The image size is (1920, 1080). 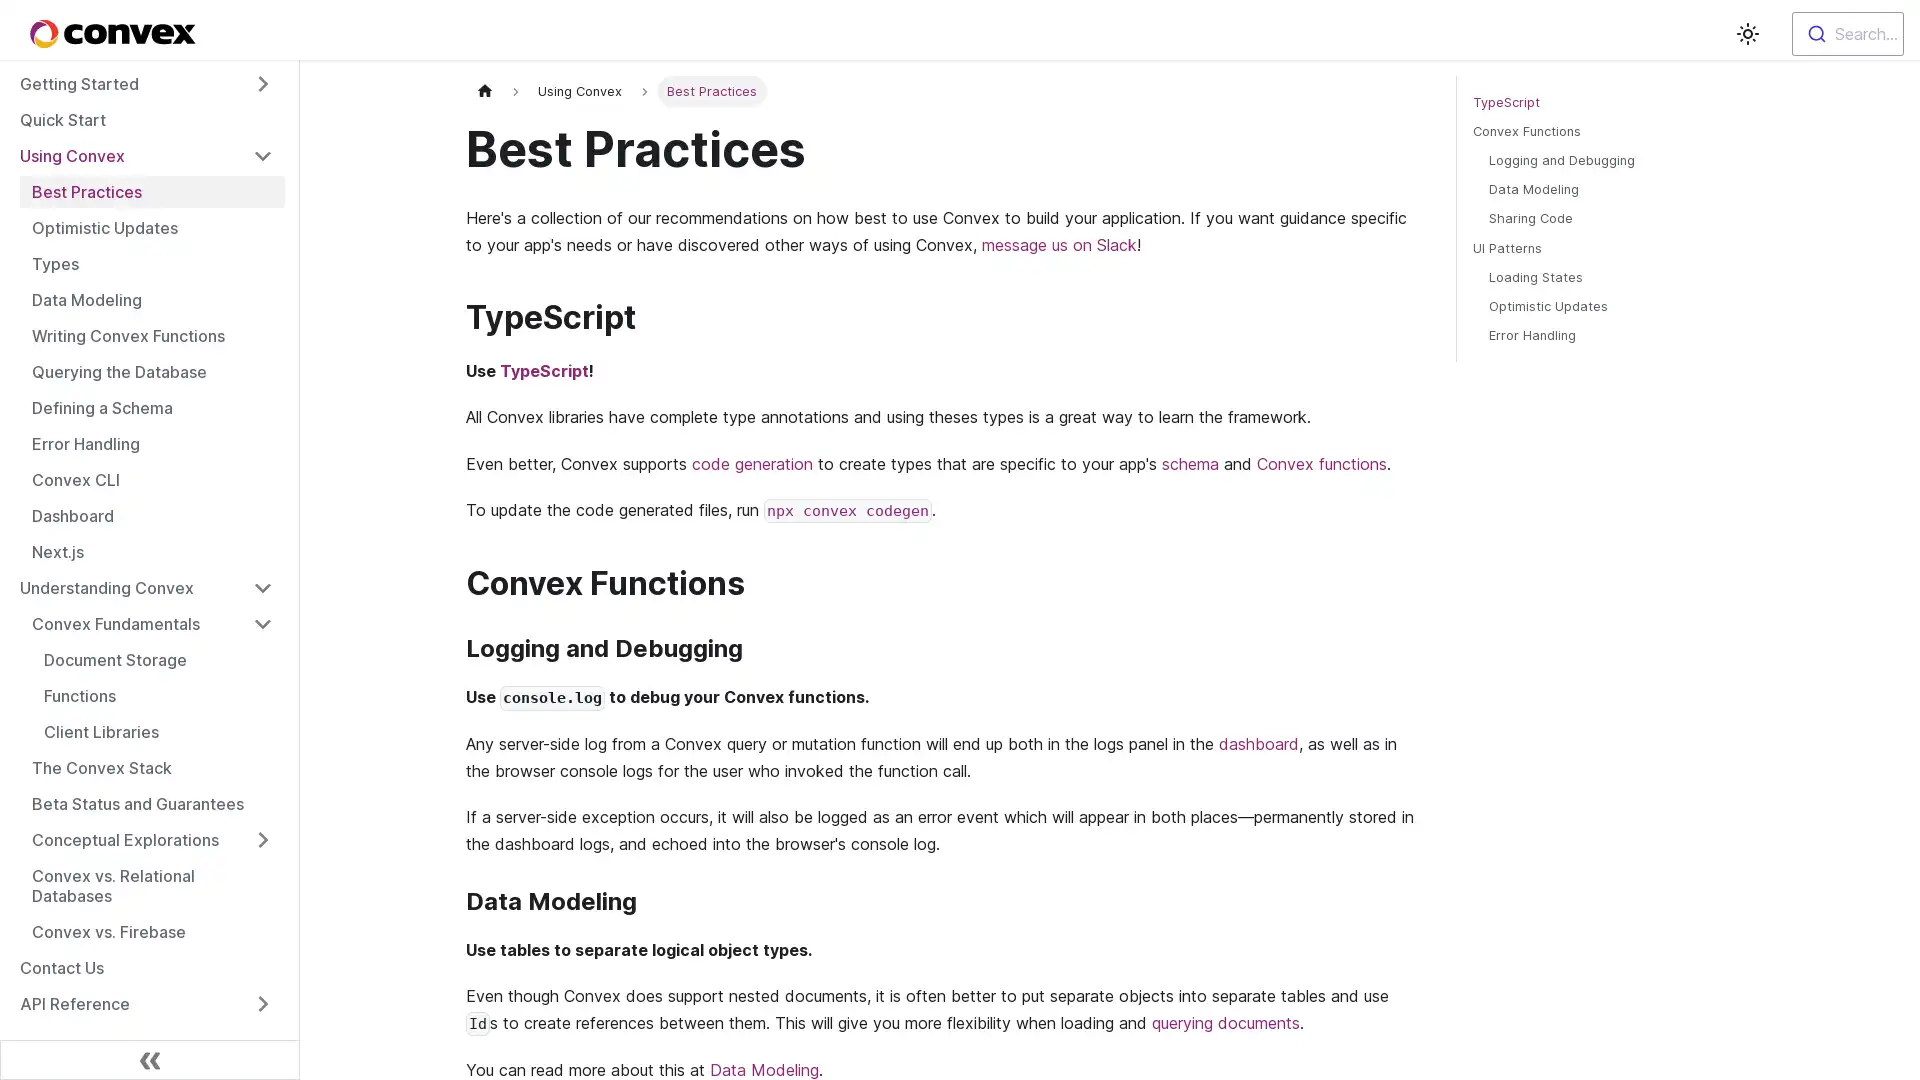 I want to click on Toggle the collapsible sidebar category 'API Reference', so click(x=262, y=1003).